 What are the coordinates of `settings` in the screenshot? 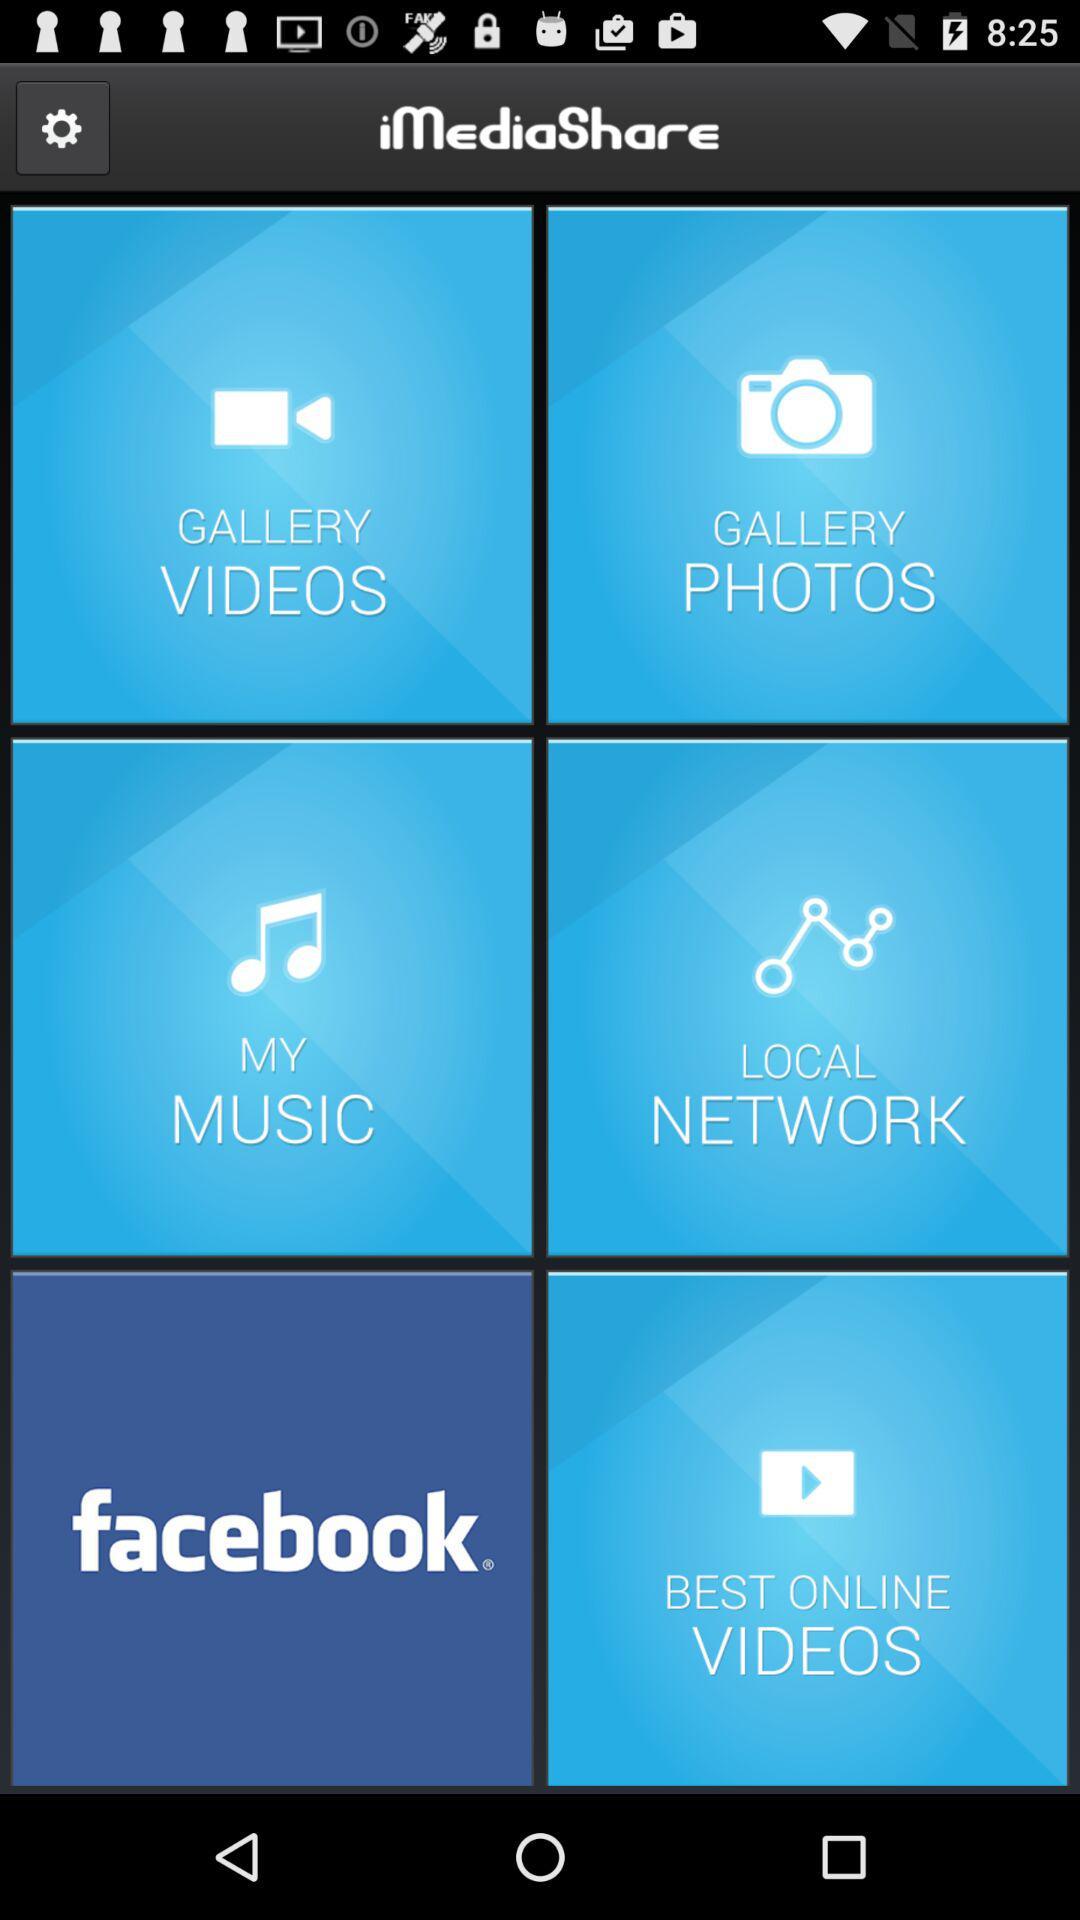 It's located at (61, 127).